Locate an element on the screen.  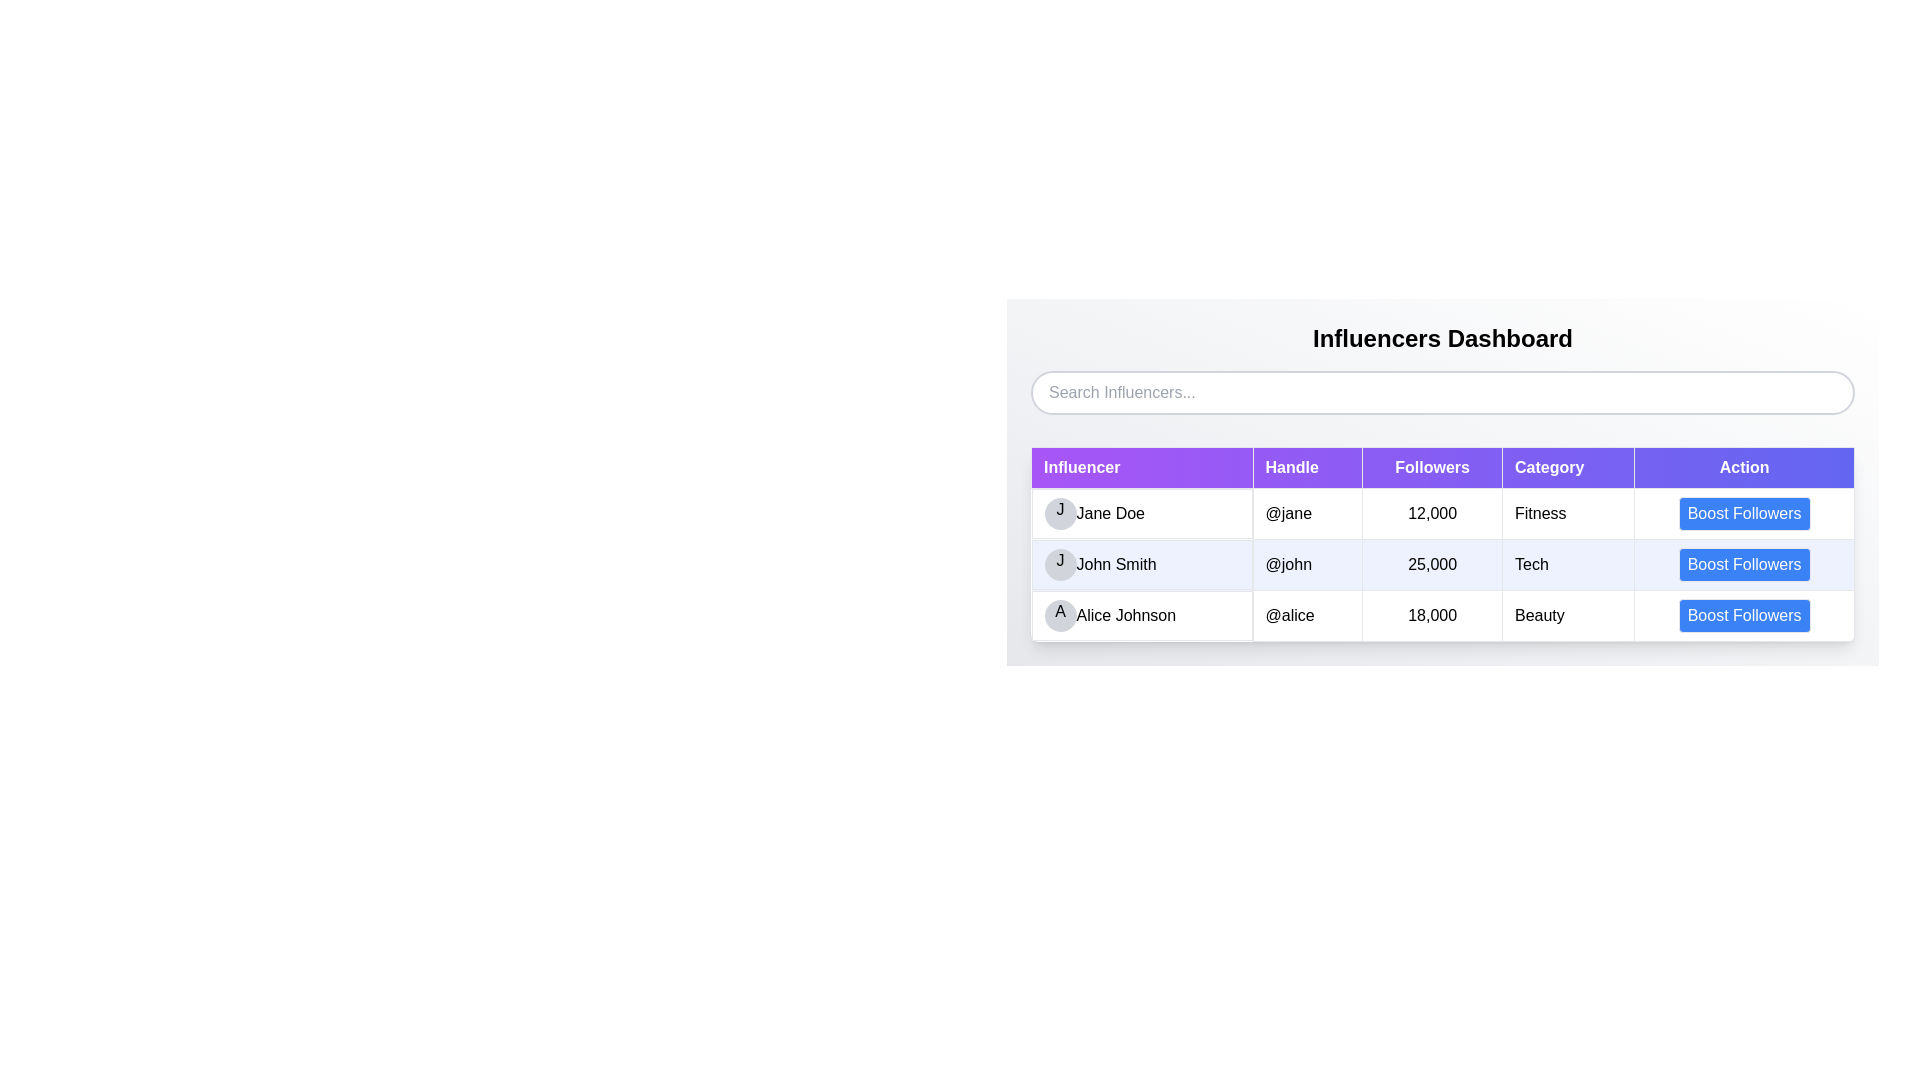
the text display field indicating 12,000 followers for the influencer 'Jane Doe', located under the 'Followers' column in the first row of the table body is located at coordinates (1431, 512).